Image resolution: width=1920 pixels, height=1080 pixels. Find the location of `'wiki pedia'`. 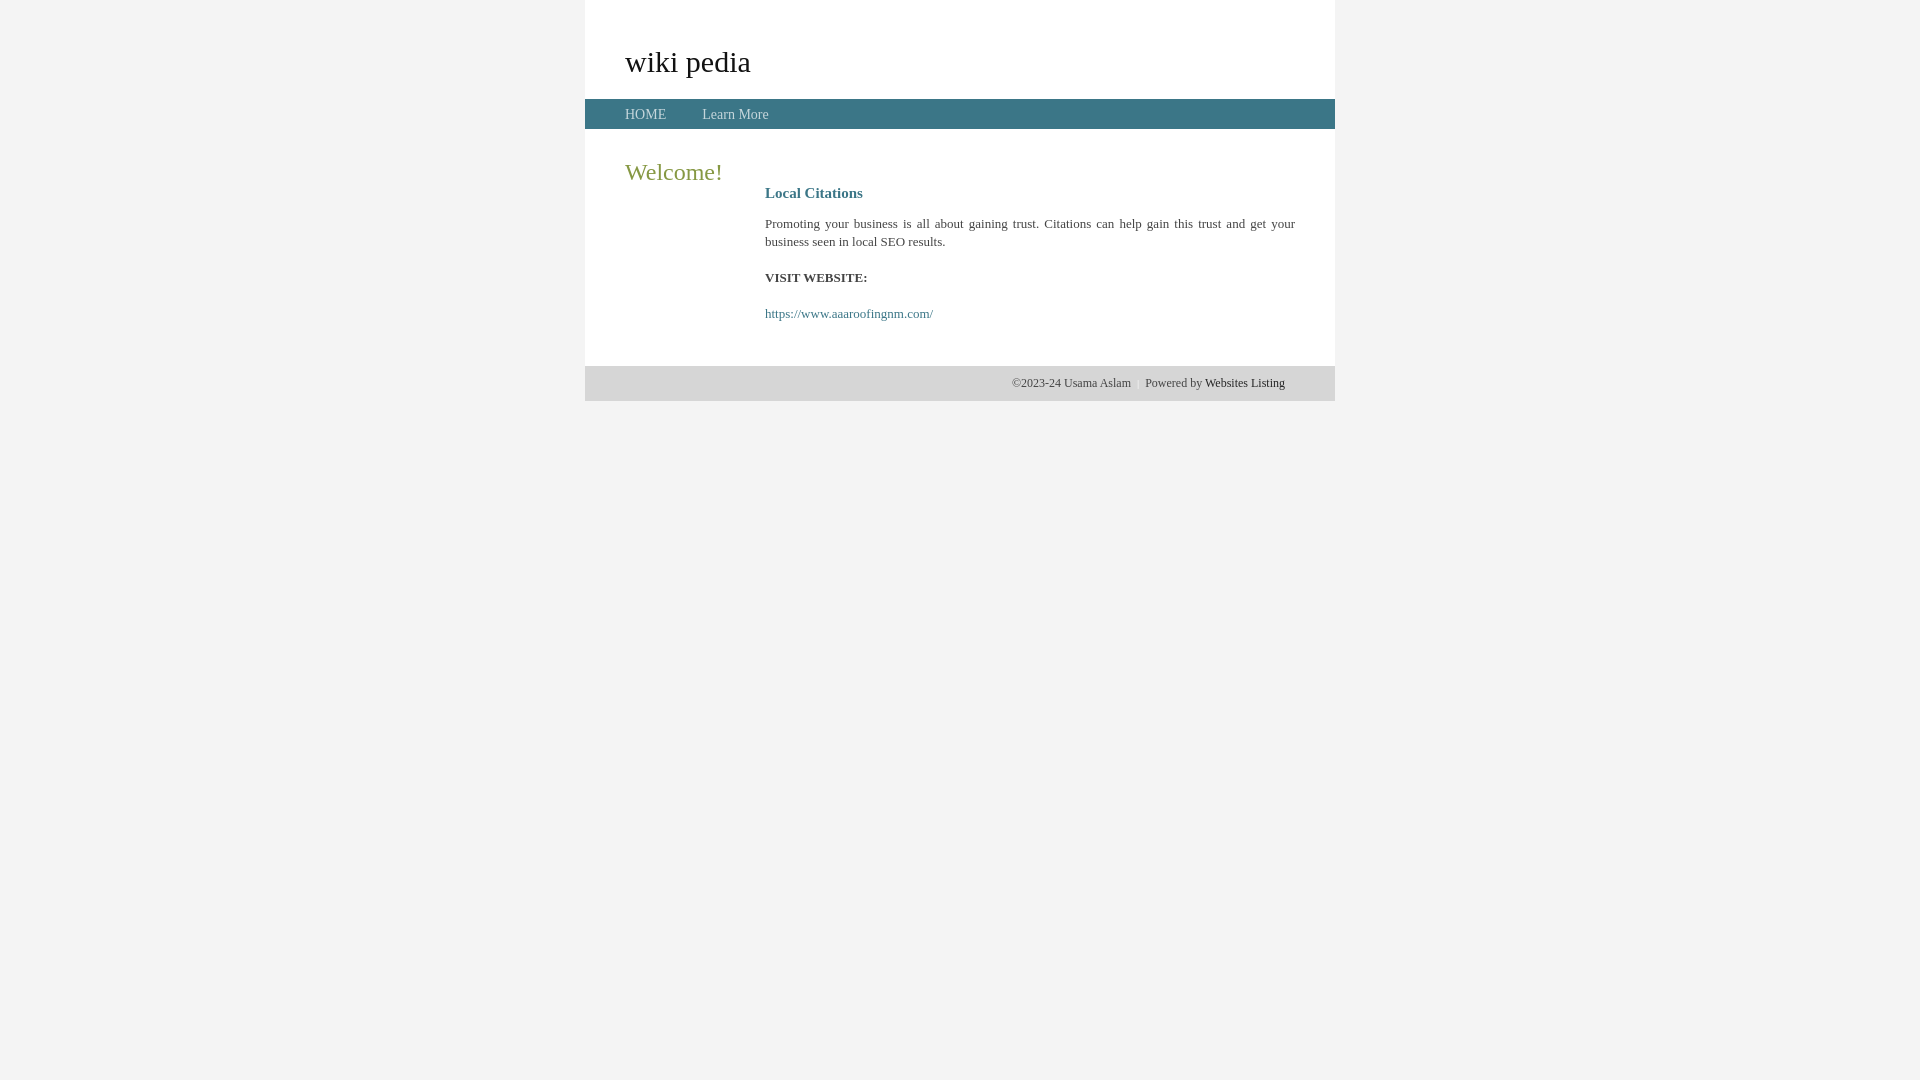

'wiki pedia' is located at coordinates (687, 60).